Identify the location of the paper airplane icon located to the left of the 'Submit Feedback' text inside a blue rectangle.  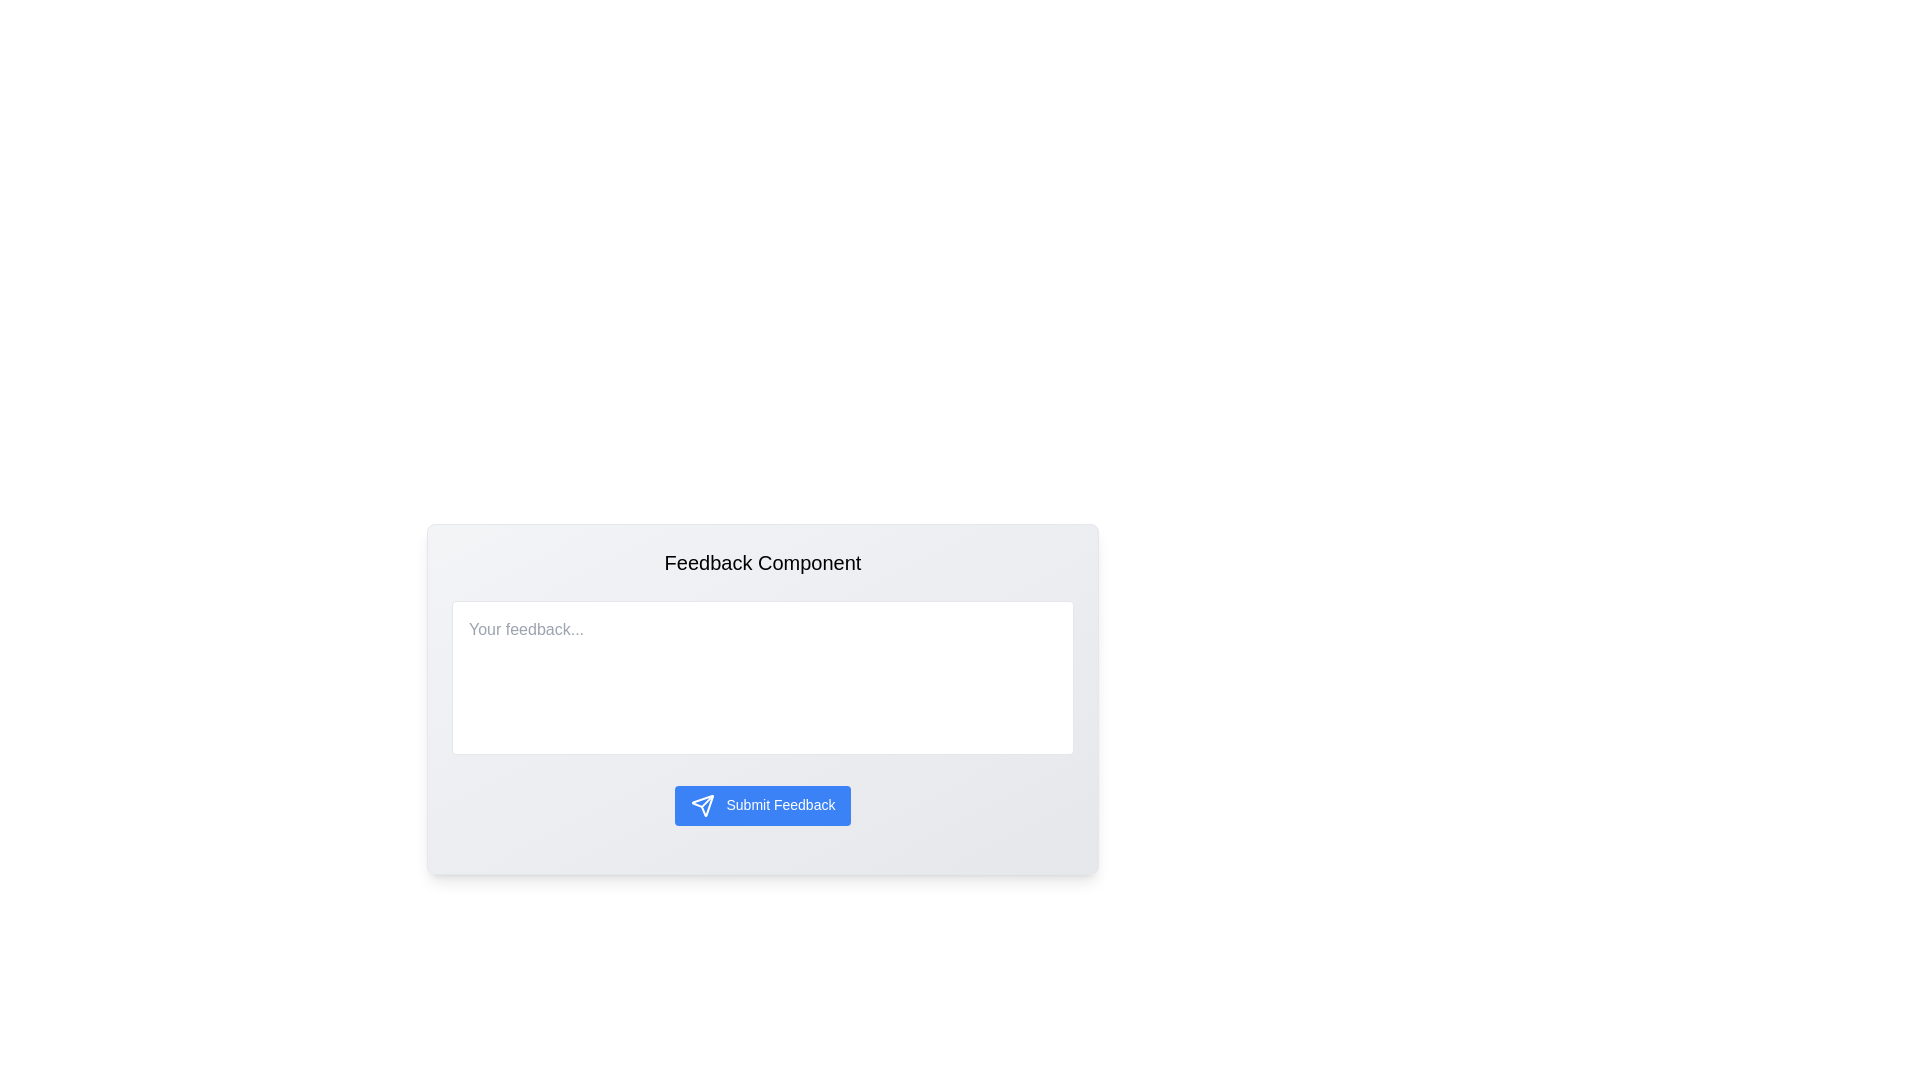
(702, 805).